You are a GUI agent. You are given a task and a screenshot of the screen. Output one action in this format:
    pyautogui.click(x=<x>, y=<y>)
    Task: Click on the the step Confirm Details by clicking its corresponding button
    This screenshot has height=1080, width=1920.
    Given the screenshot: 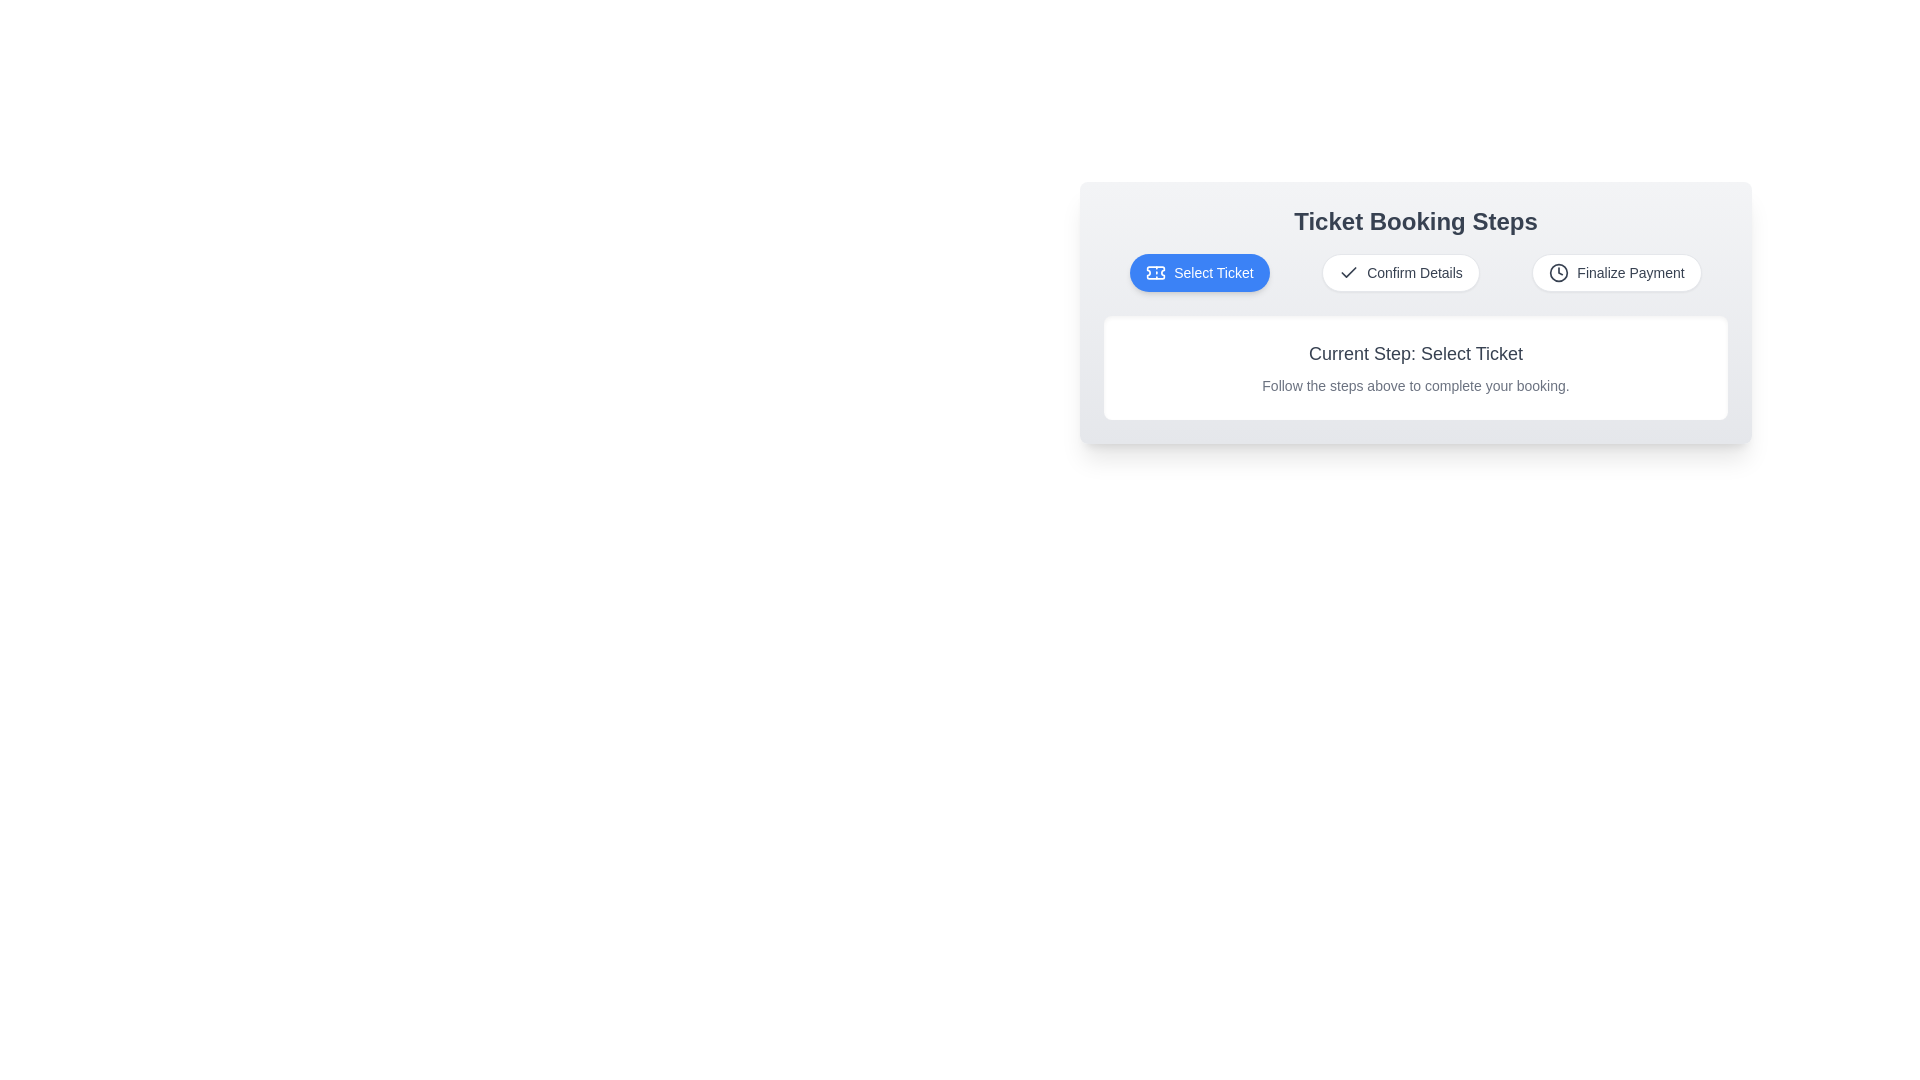 What is the action you would take?
    pyautogui.click(x=1400, y=273)
    